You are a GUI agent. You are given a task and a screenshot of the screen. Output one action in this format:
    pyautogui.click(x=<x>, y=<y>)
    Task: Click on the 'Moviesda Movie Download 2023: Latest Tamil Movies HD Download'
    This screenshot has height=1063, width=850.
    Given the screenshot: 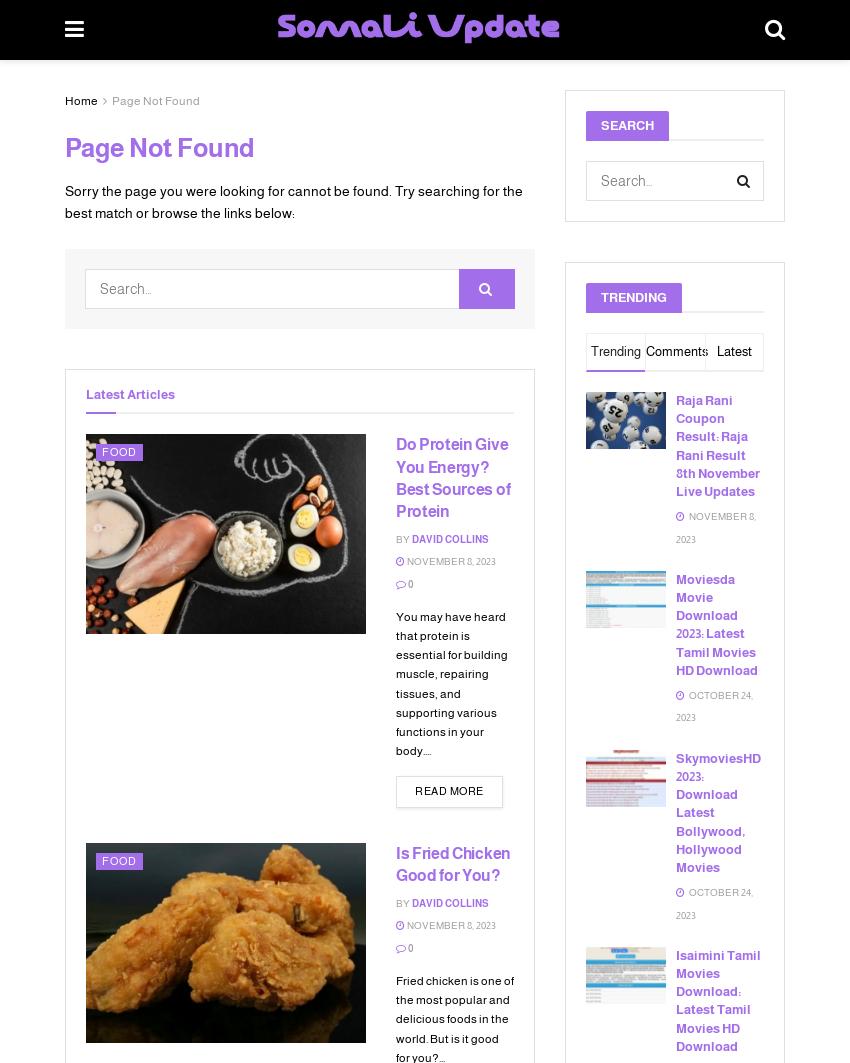 What is the action you would take?
    pyautogui.click(x=715, y=622)
    